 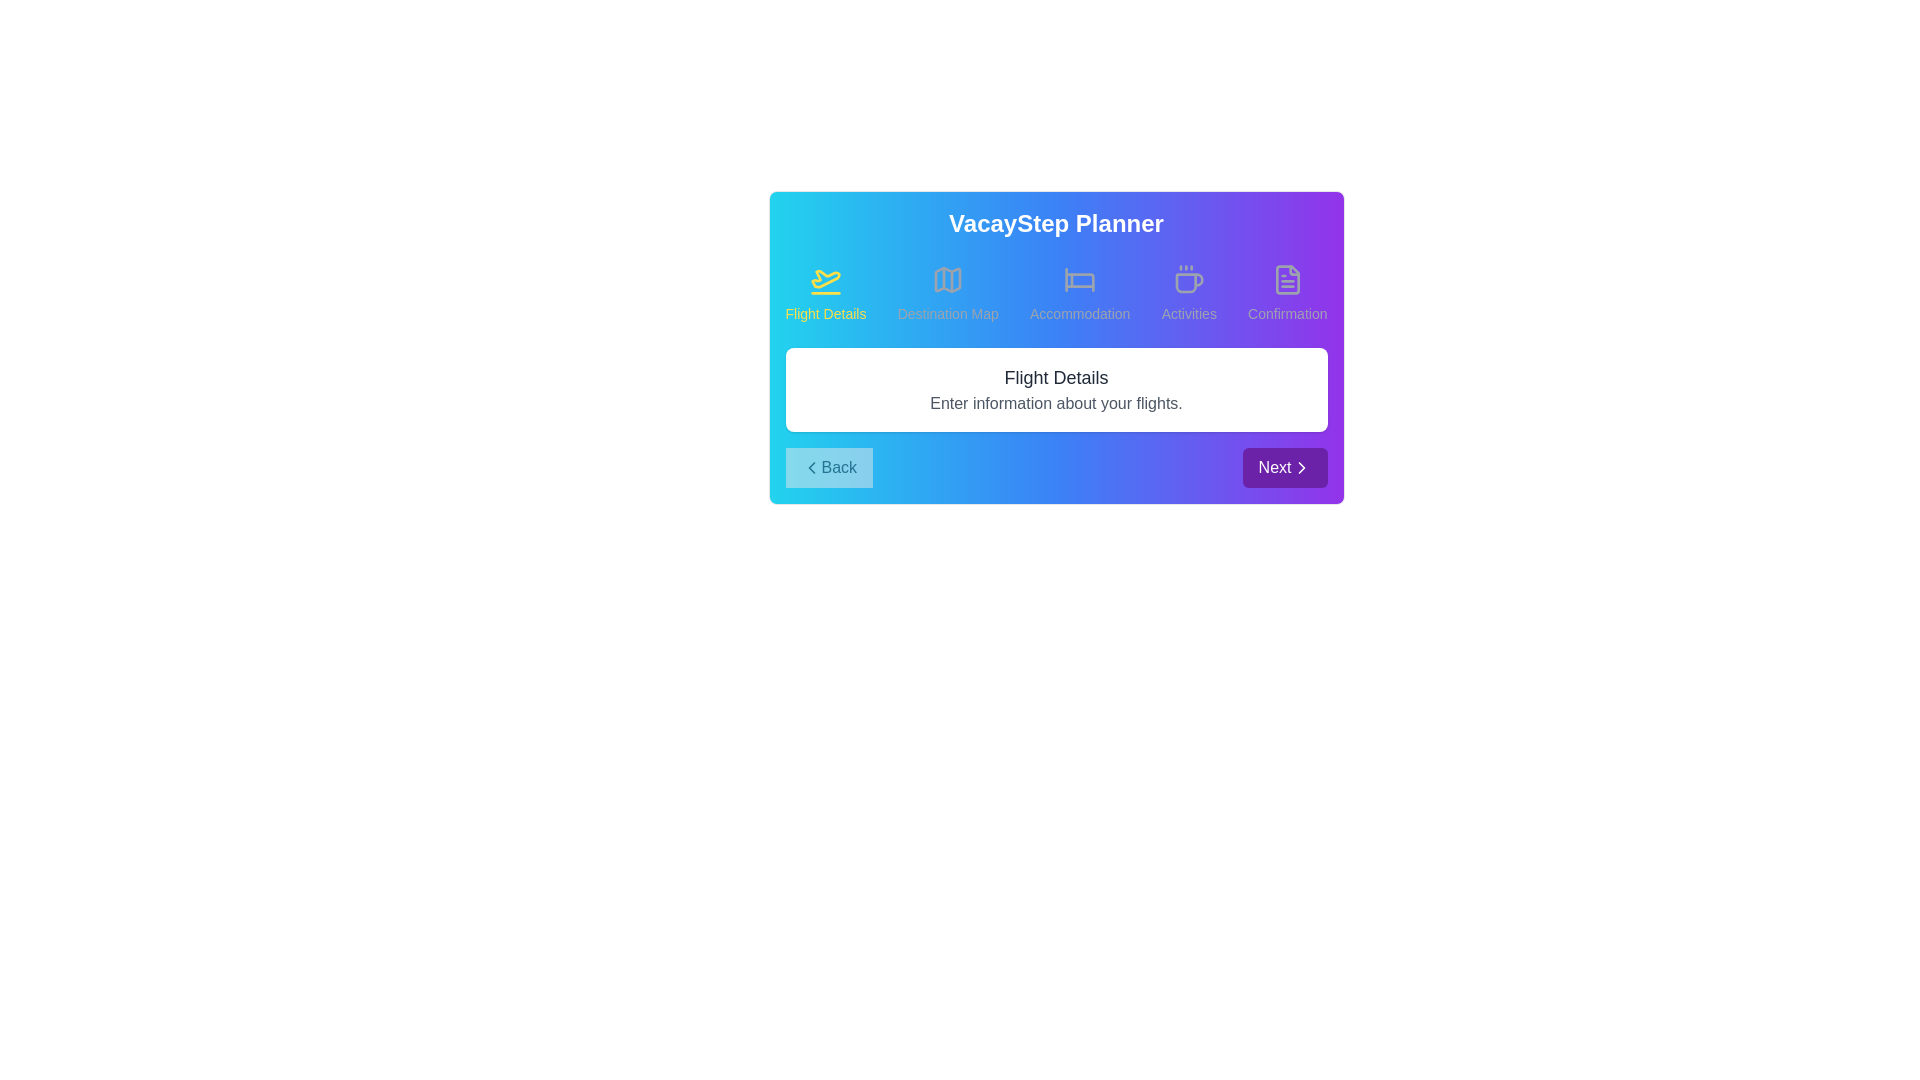 What do you see at coordinates (829, 467) in the screenshot?
I see `the Back button to navigate` at bounding box center [829, 467].